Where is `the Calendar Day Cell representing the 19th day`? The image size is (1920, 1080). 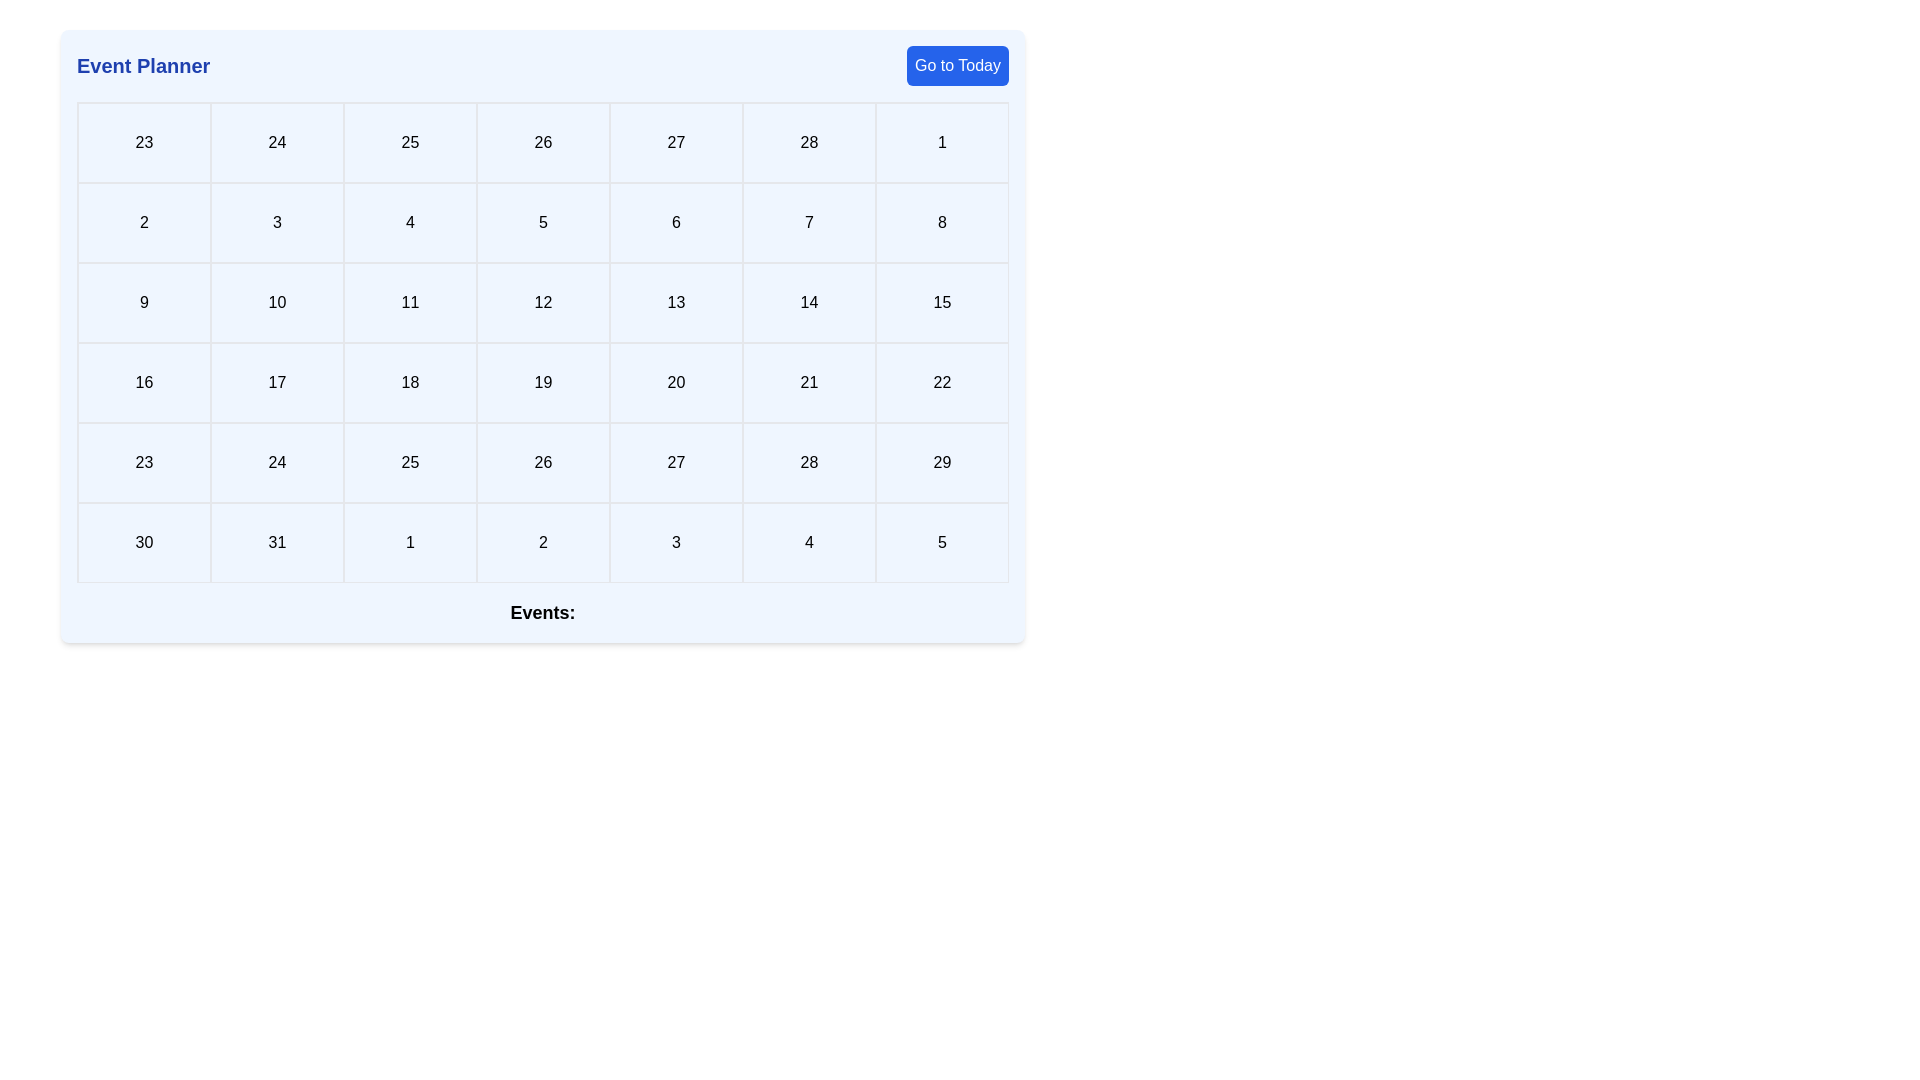 the Calendar Day Cell representing the 19th day is located at coordinates (543, 382).